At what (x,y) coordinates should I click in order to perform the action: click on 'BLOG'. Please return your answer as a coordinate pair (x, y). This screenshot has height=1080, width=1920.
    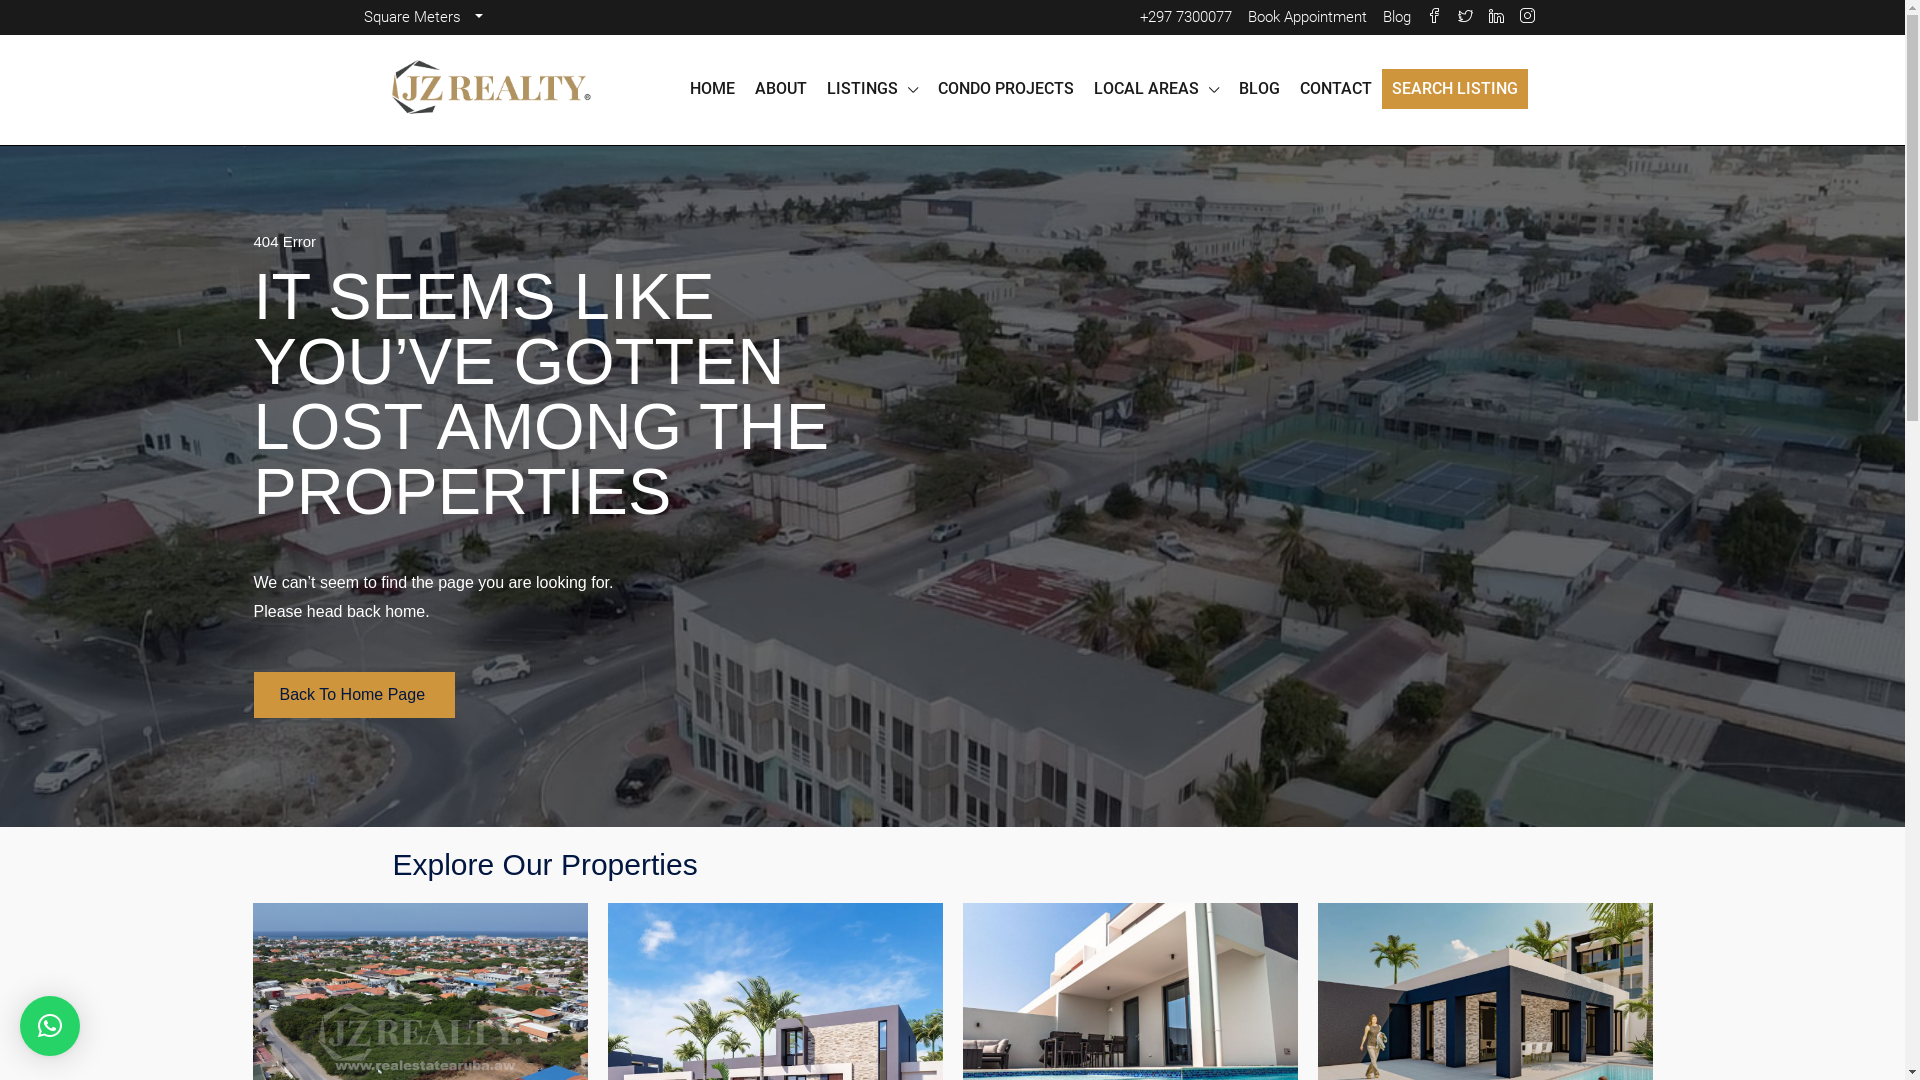
    Looking at the image, I should click on (1227, 87).